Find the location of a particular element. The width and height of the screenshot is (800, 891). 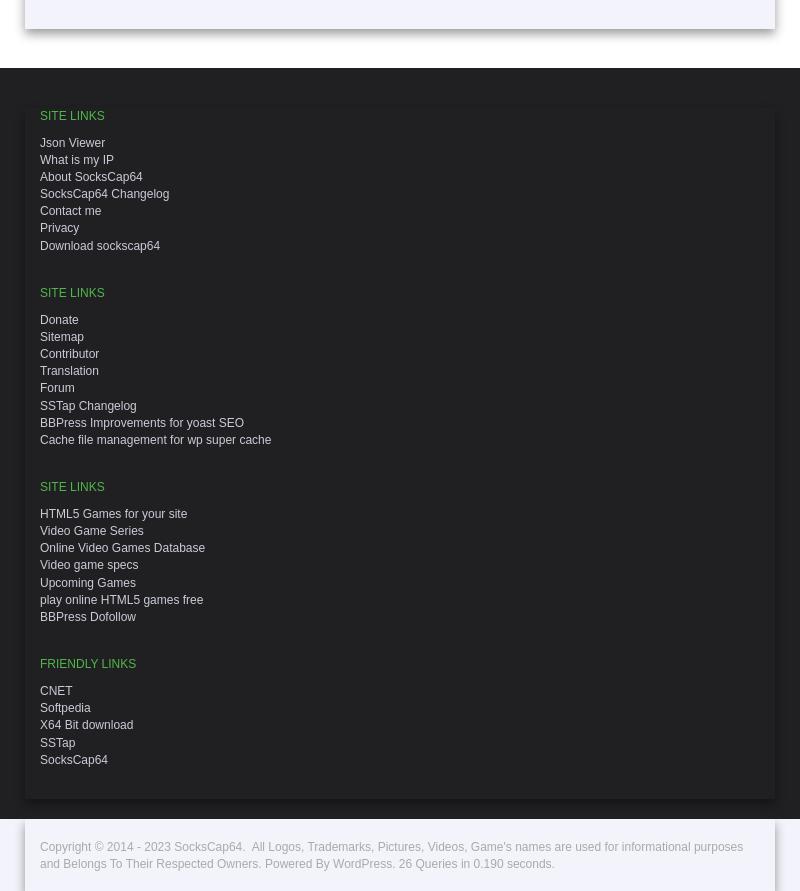

'Cache file management for wp super cache' is located at coordinates (155, 438).